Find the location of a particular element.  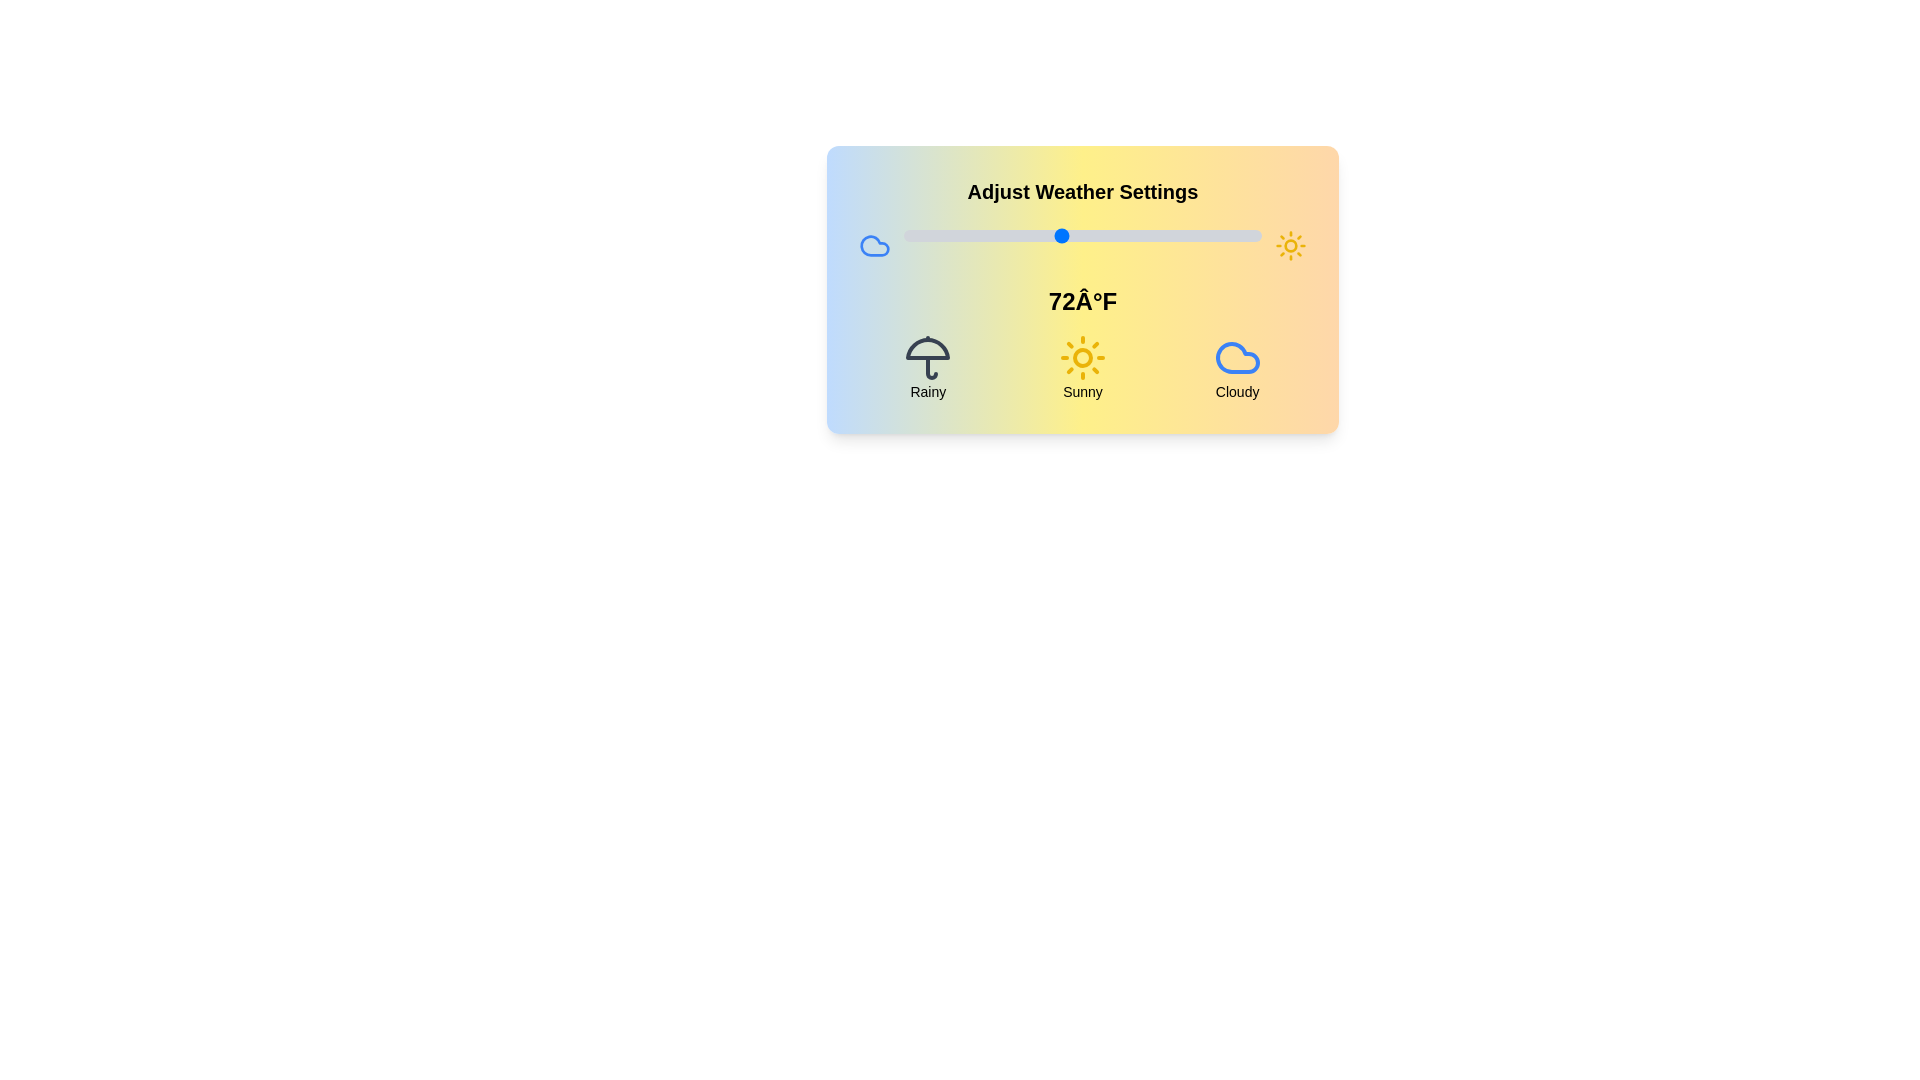

the temperature slider to 92°F is located at coordinates (1203, 234).